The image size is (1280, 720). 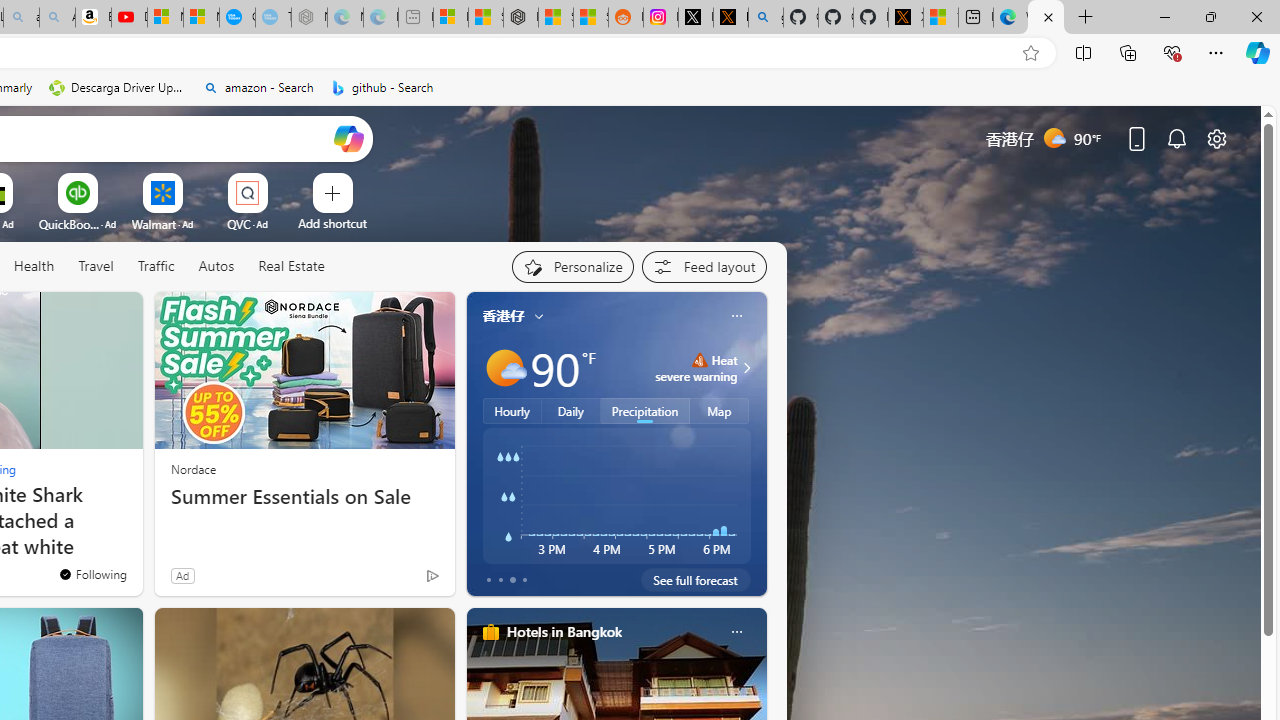 I want to click on 'tab-1', so click(x=500, y=579).